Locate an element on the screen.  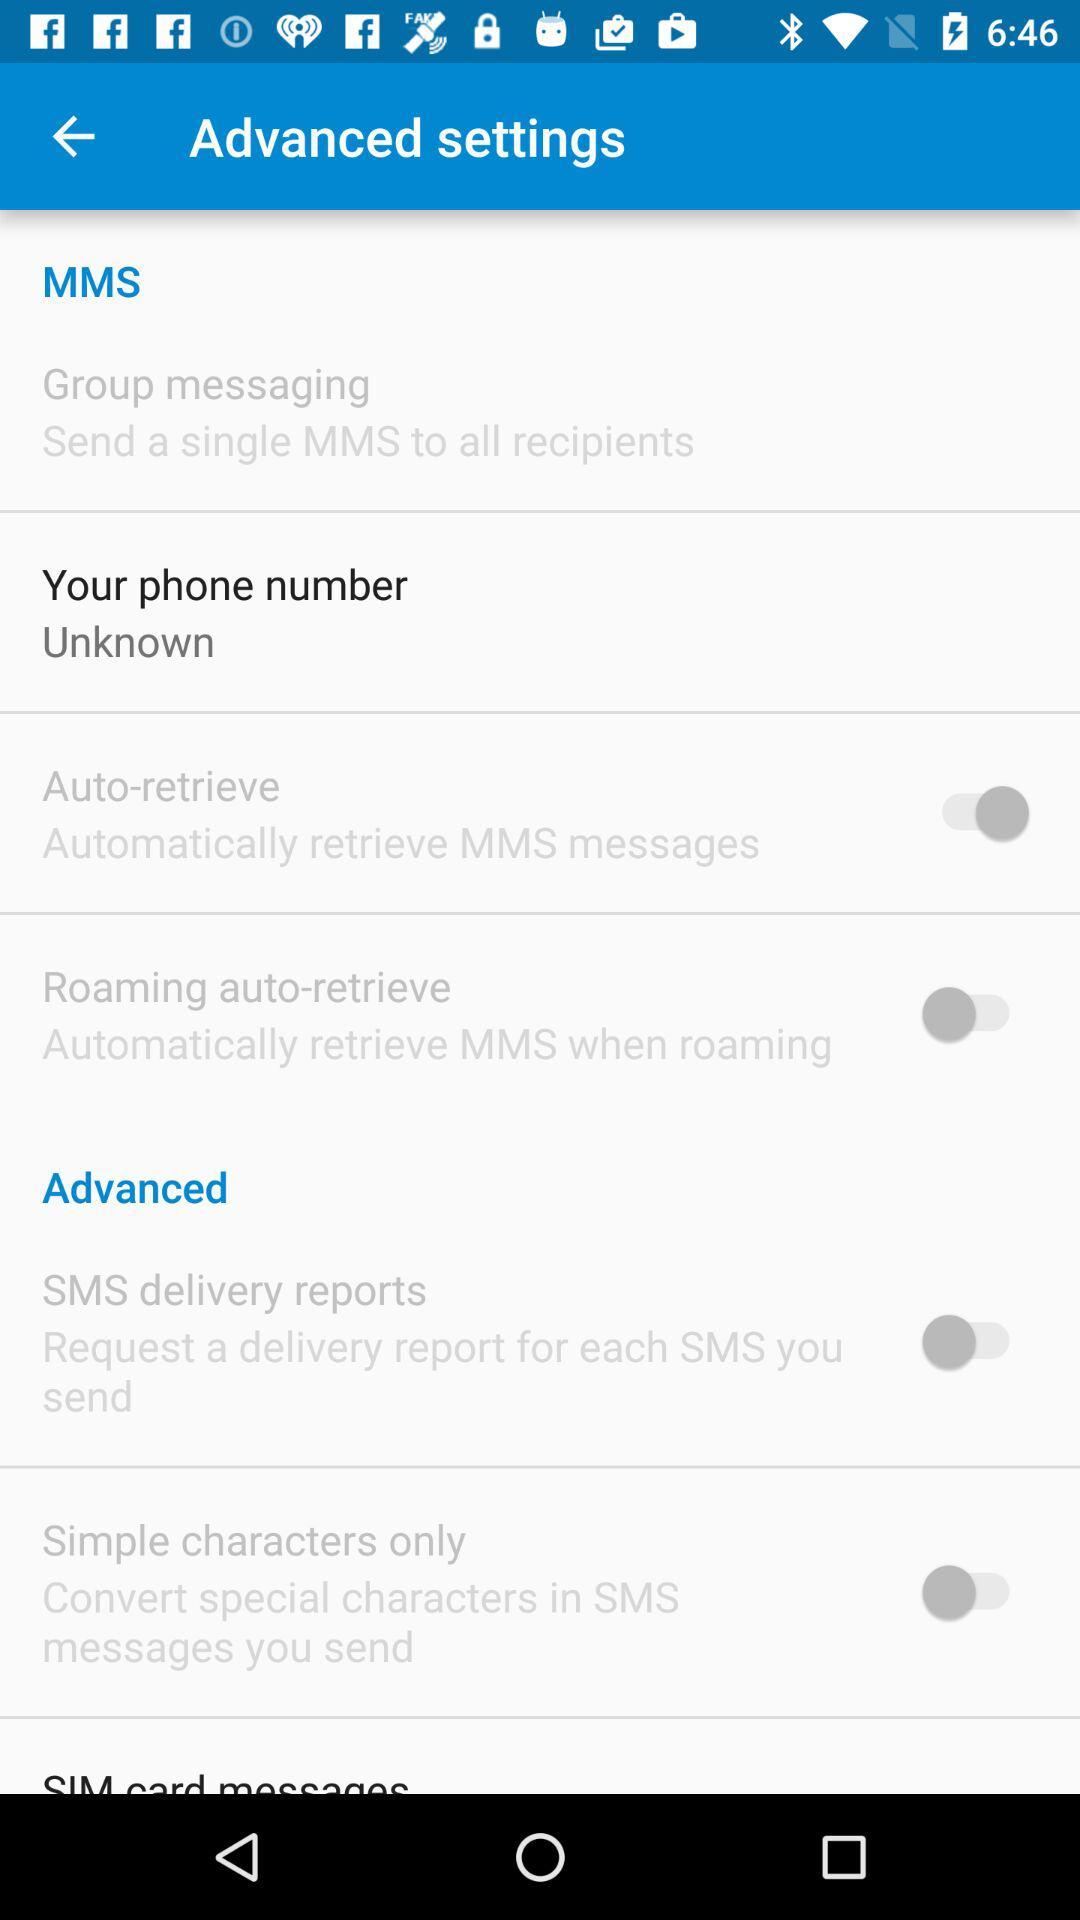
item next to the advanced settings icon is located at coordinates (72, 135).